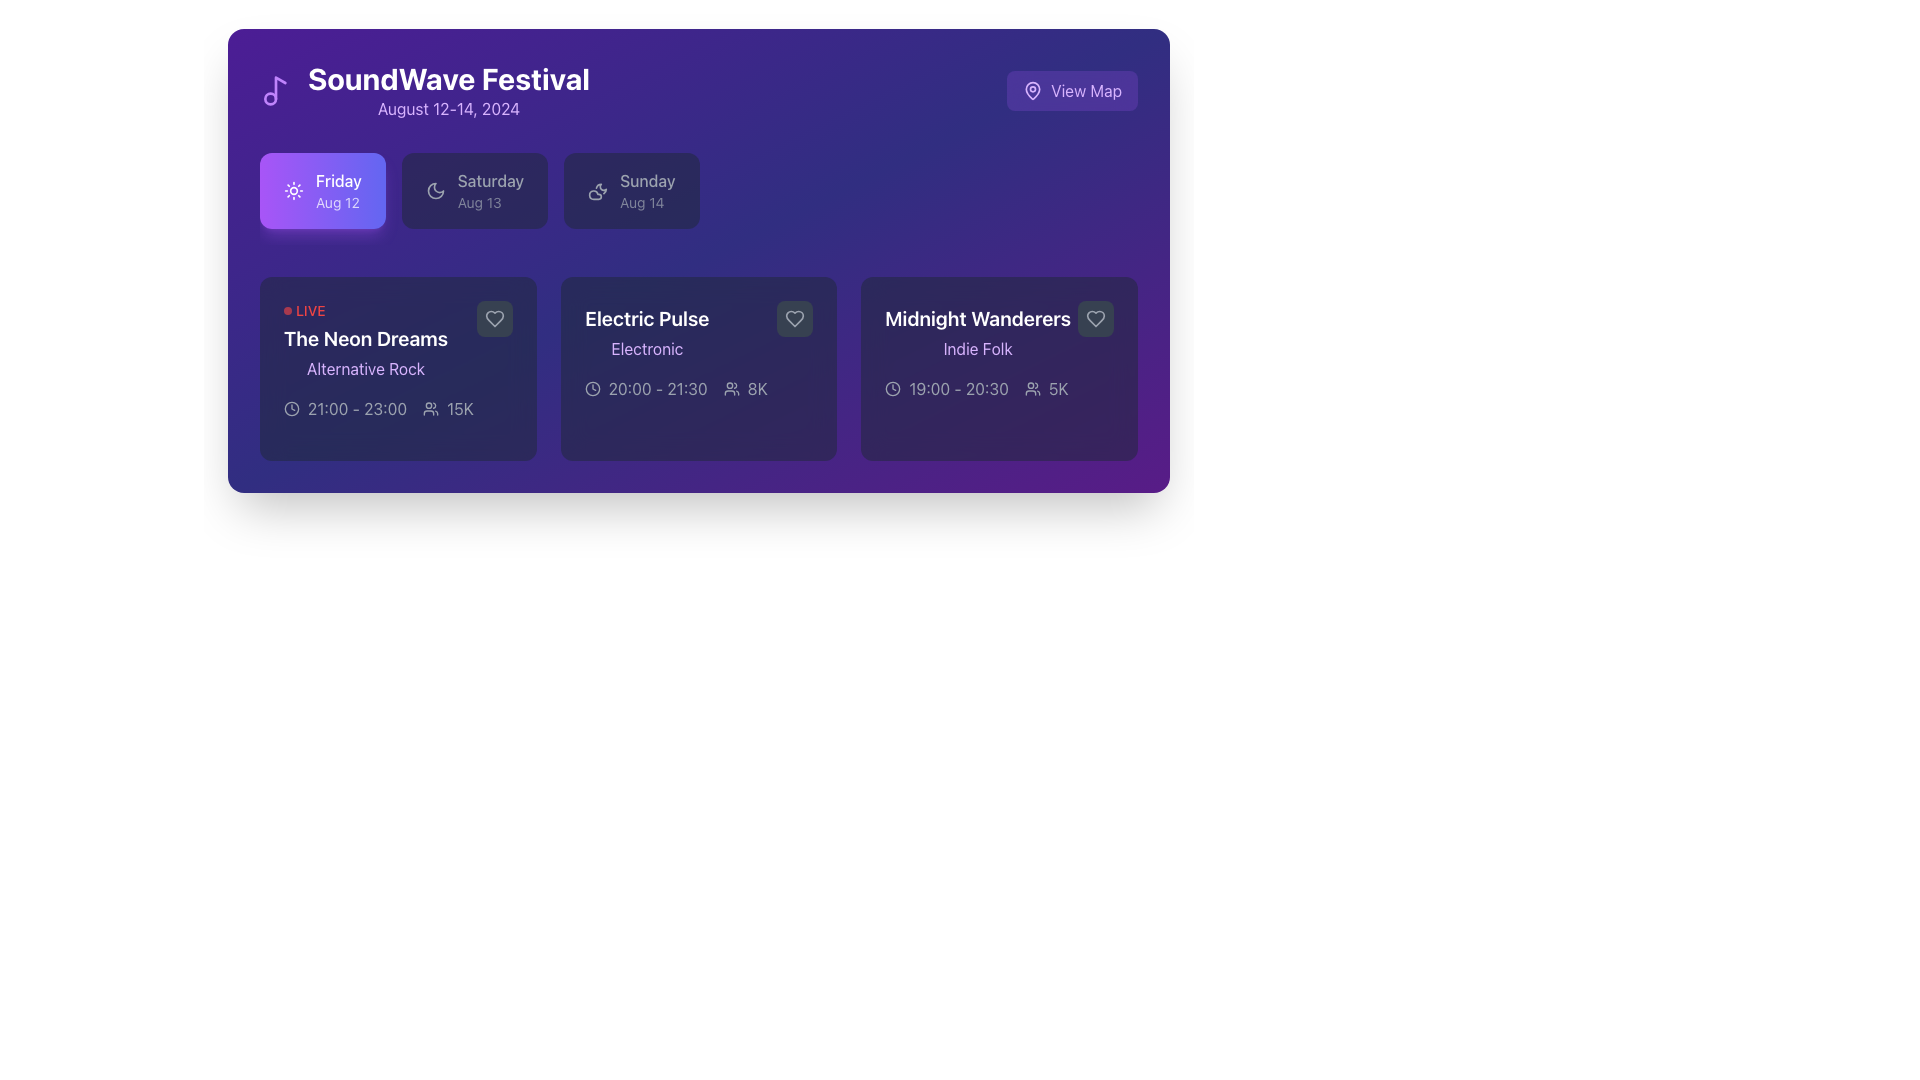  What do you see at coordinates (1094, 318) in the screenshot?
I see `the heart-shaped icon button filled with a dark color located` at bounding box center [1094, 318].